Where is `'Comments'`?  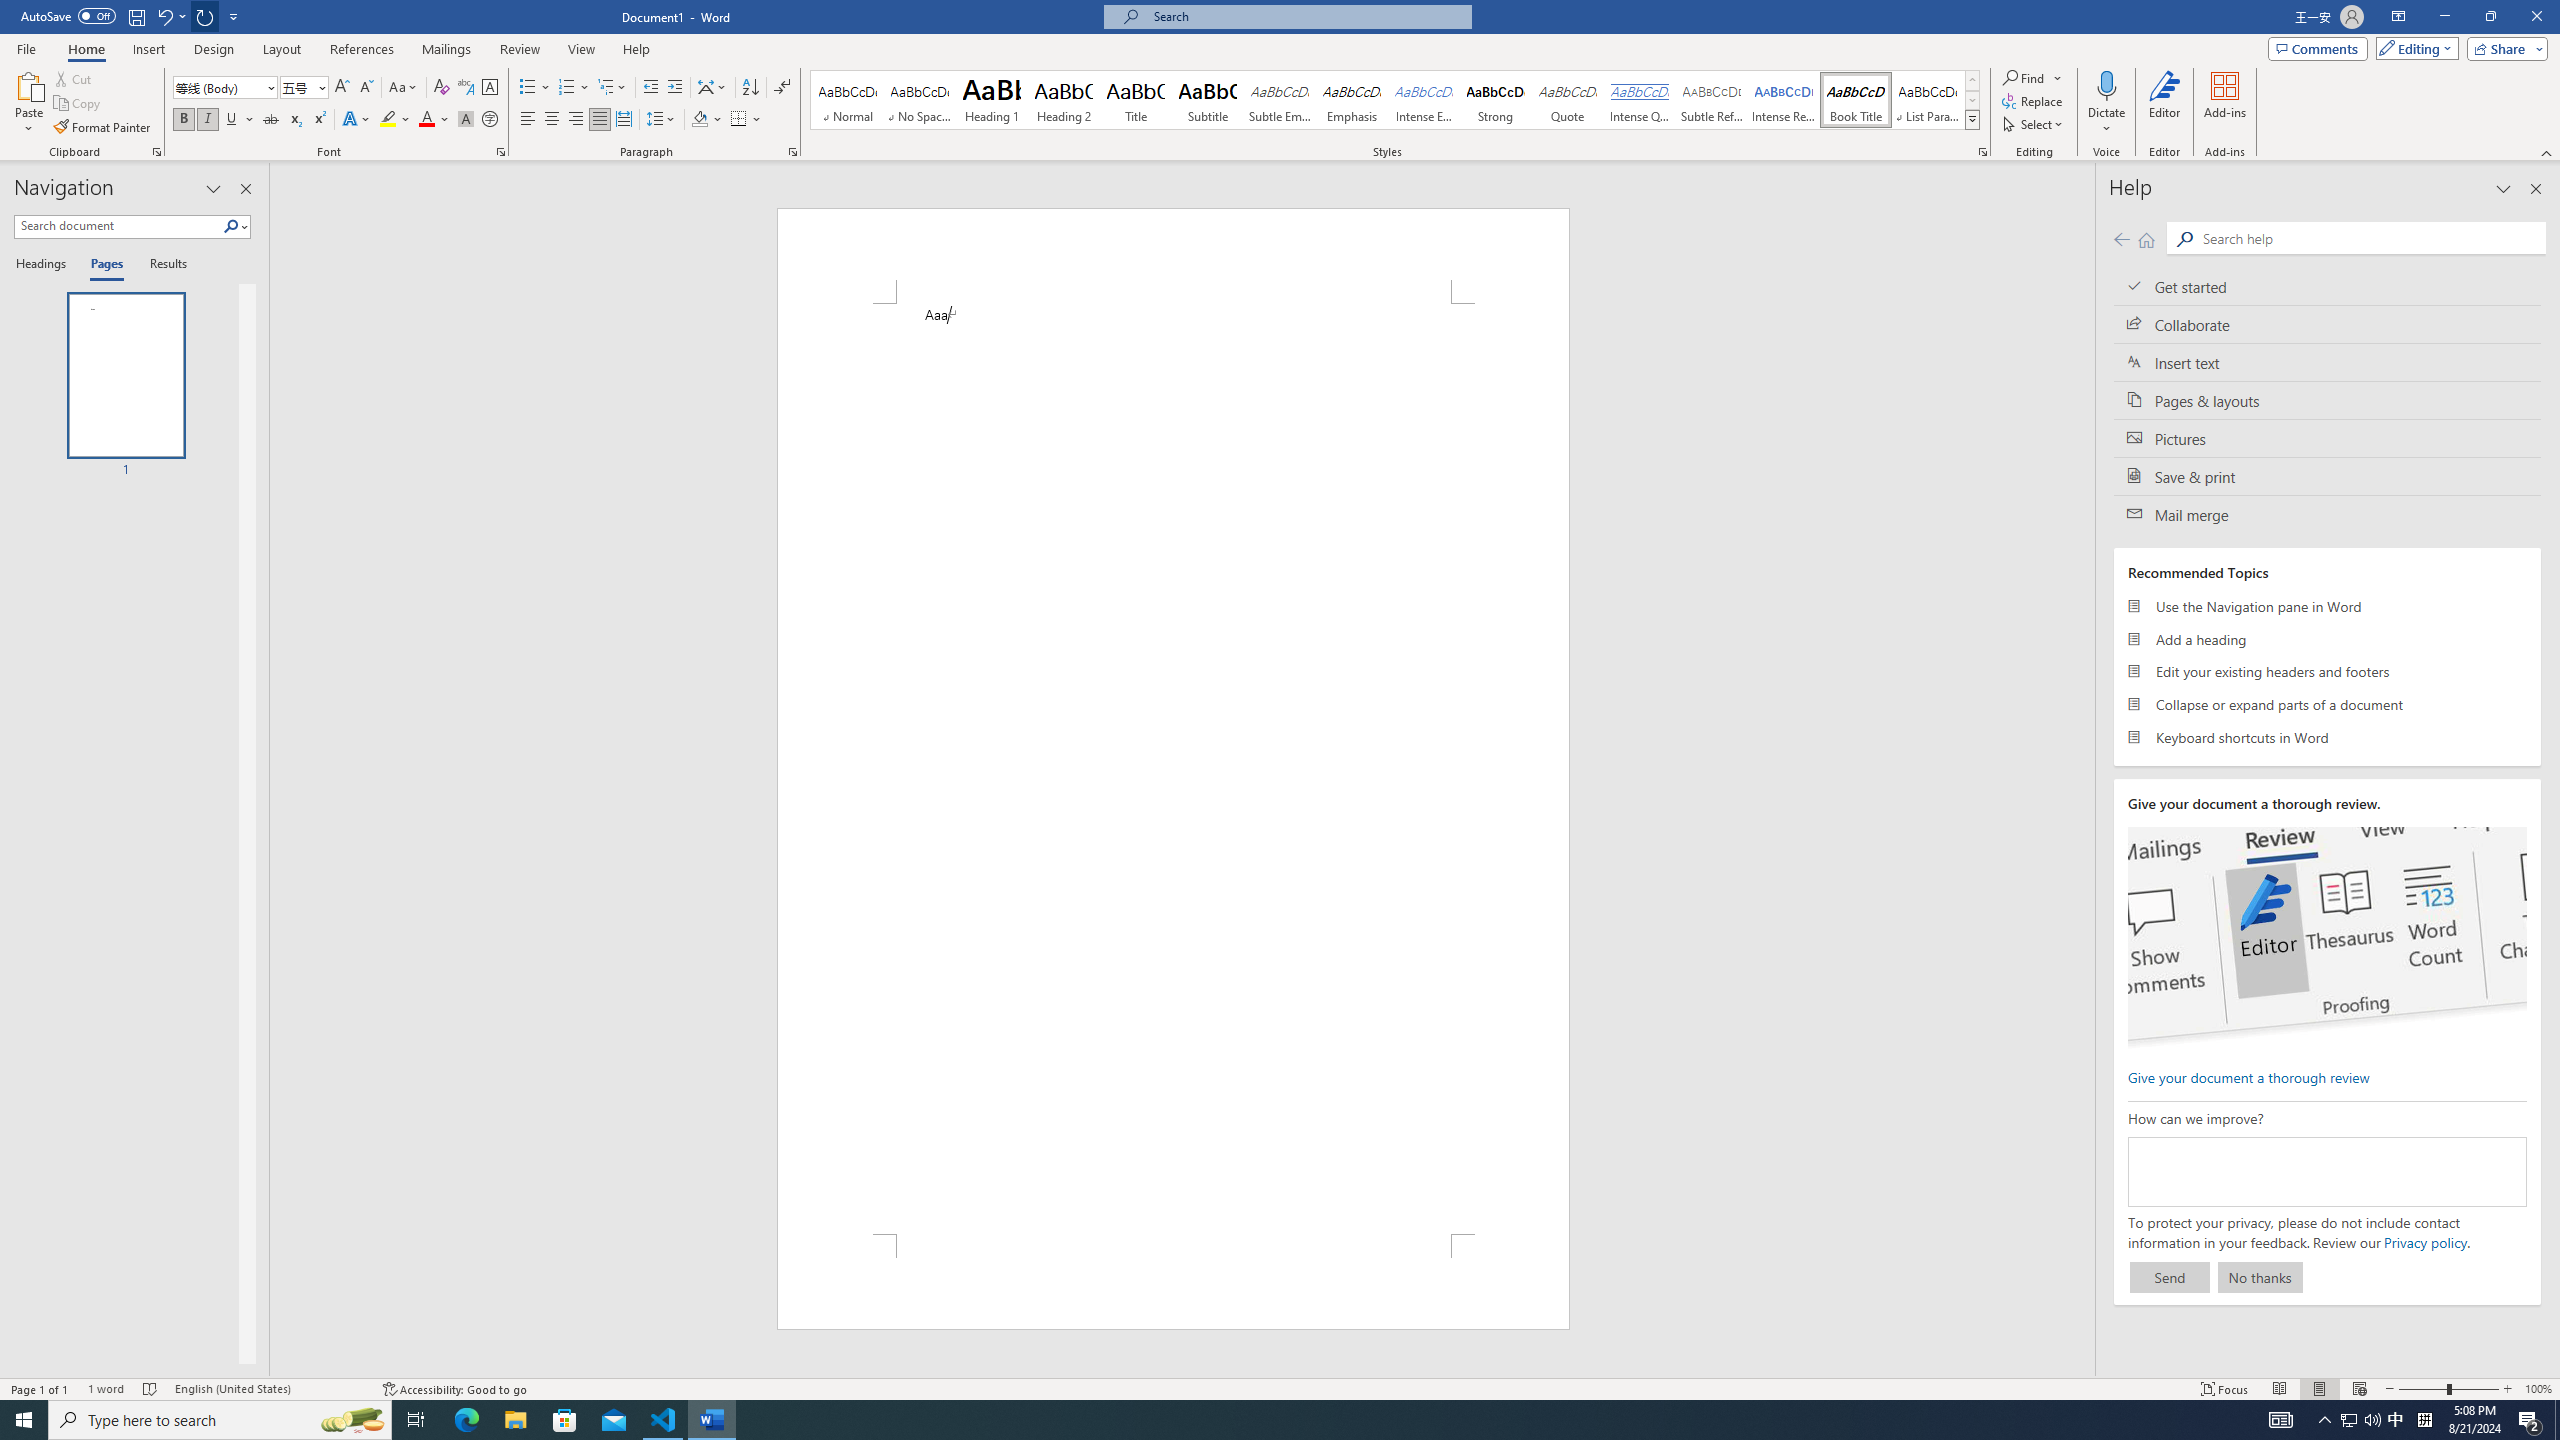 'Comments' is located at coordinates (2318, 47).